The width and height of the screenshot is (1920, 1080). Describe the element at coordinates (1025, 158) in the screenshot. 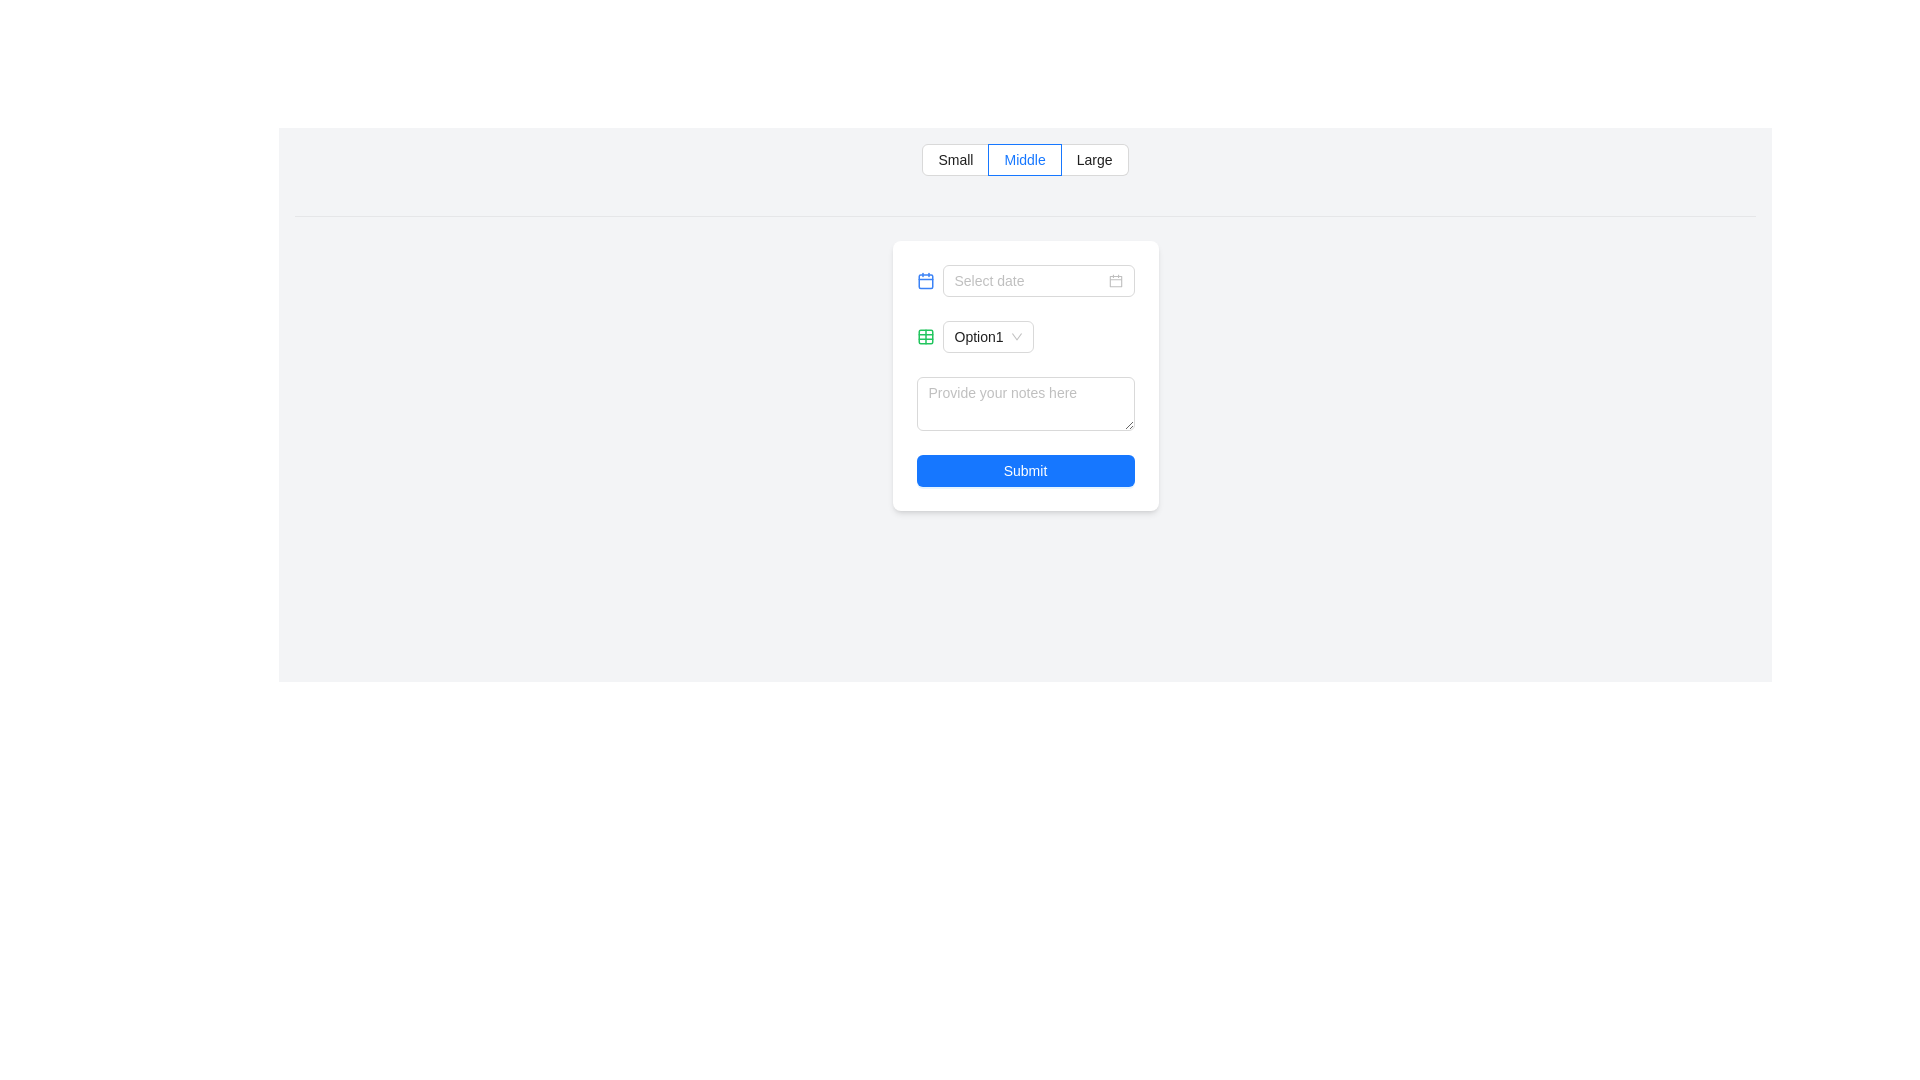

I see `to select the 'Middle' radio button option, which is visually represented by the label 'Middle' in blue font, centrally located between 'Small' and 'Large' in a horizontal group of three options` at that location.